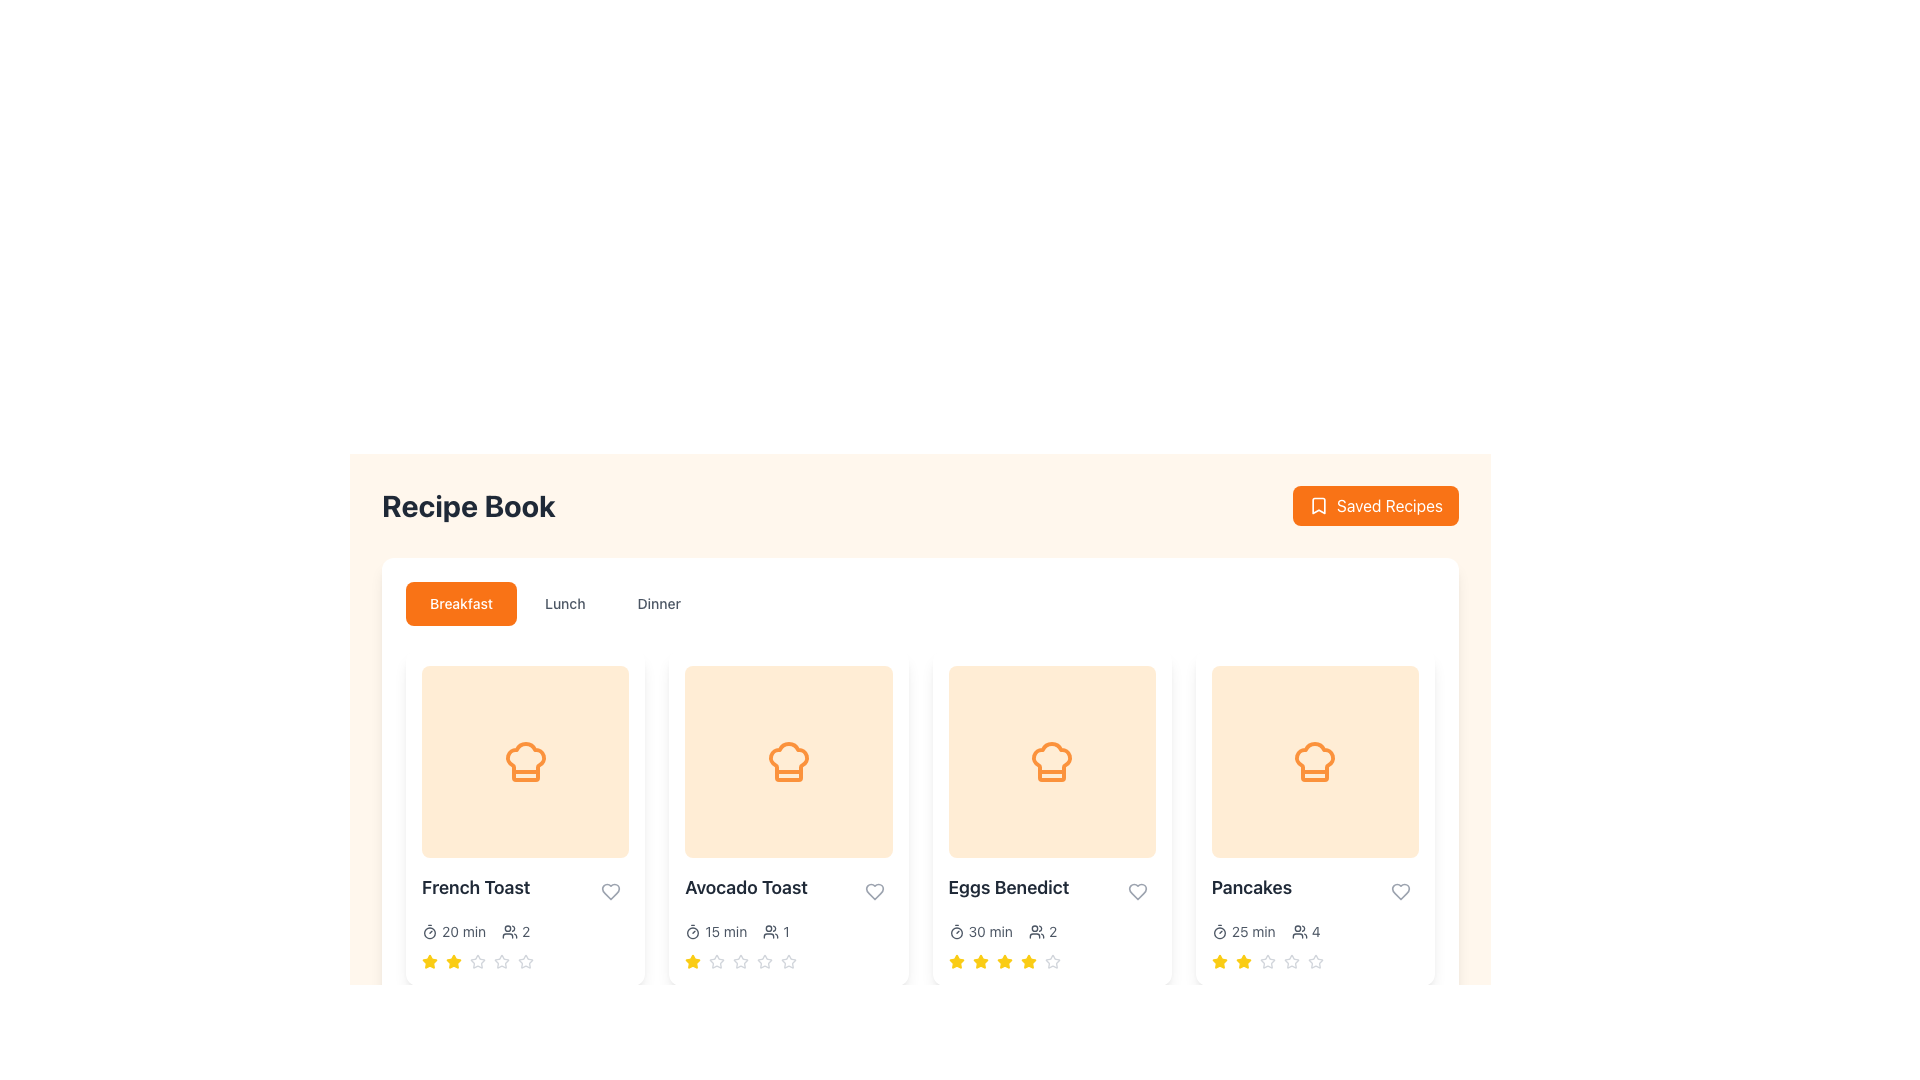  I want to click on the 'Dinner' button, so click(659, 603).